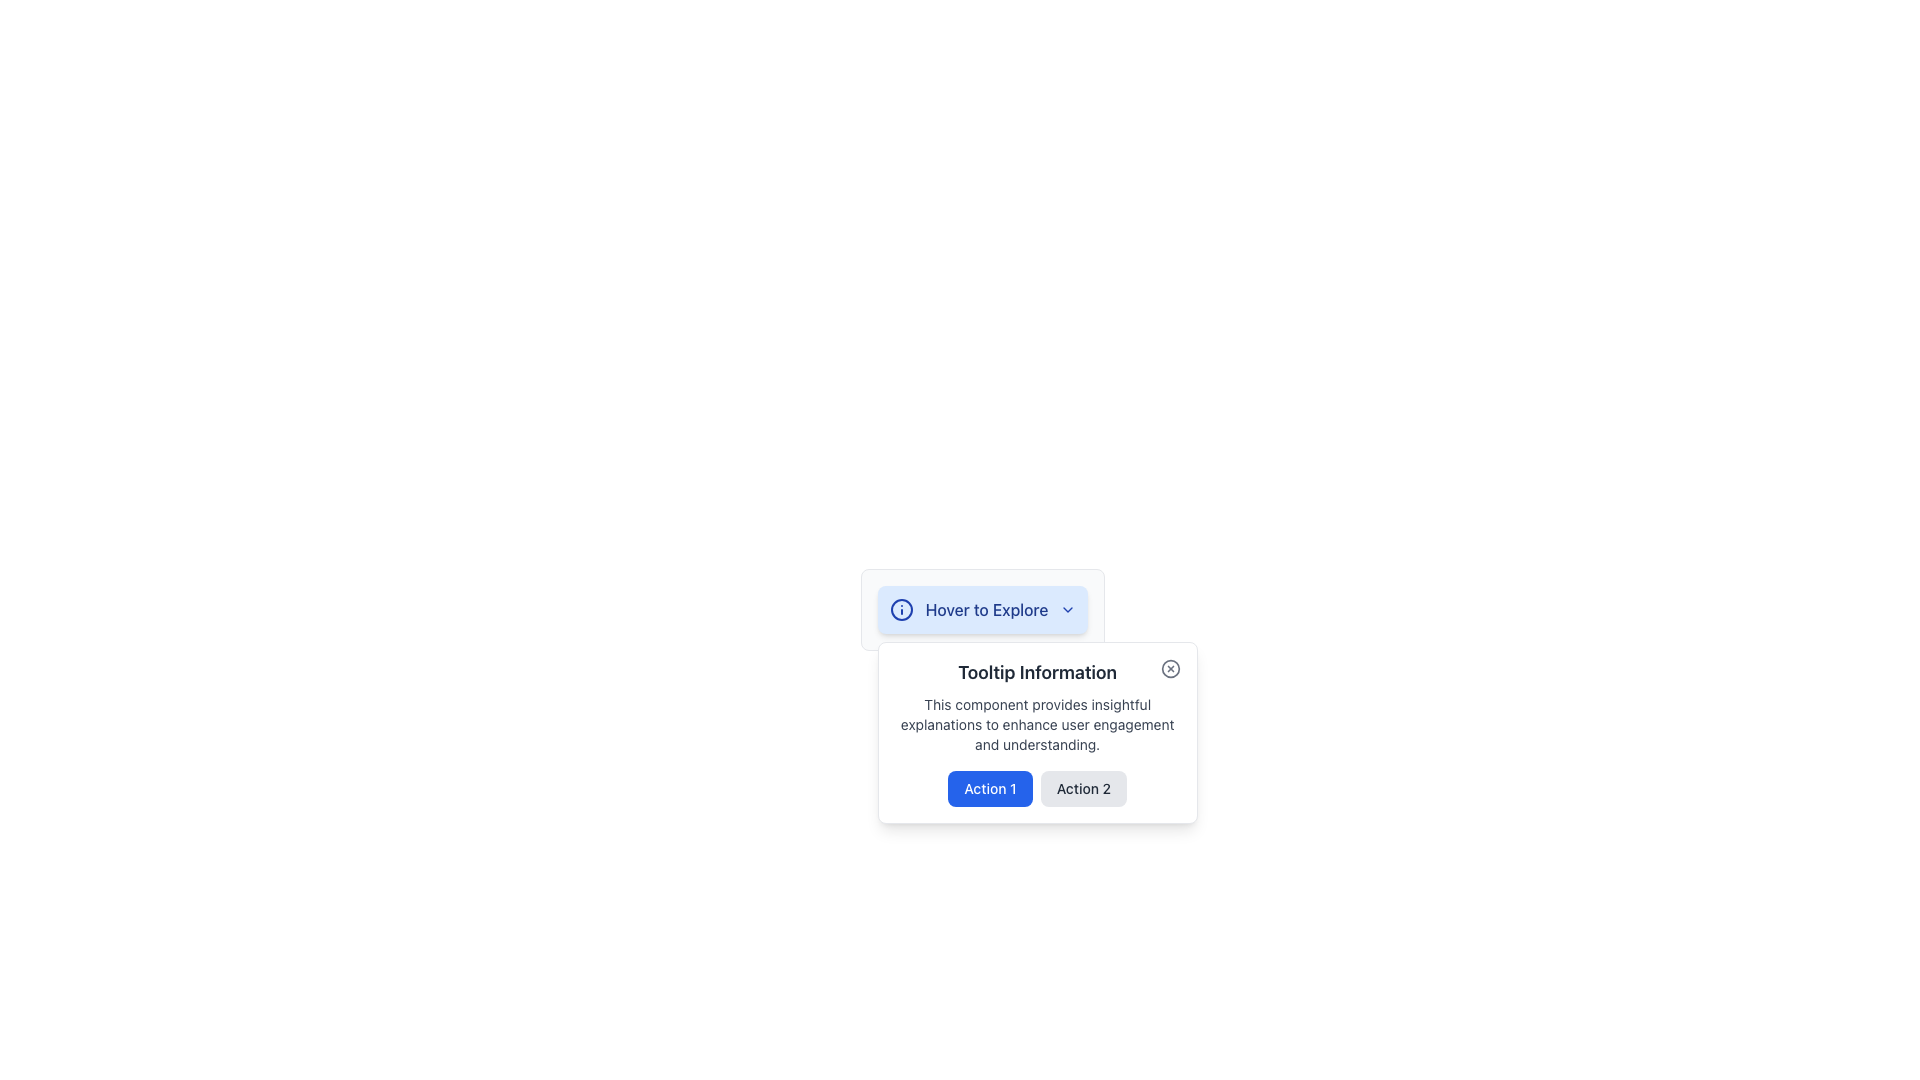 The height and width of the screenshot is (1080, 1920). I want to click on the rectangular button with a light blue background and rounded edges, labeled 'Hover, so click(983, 608).